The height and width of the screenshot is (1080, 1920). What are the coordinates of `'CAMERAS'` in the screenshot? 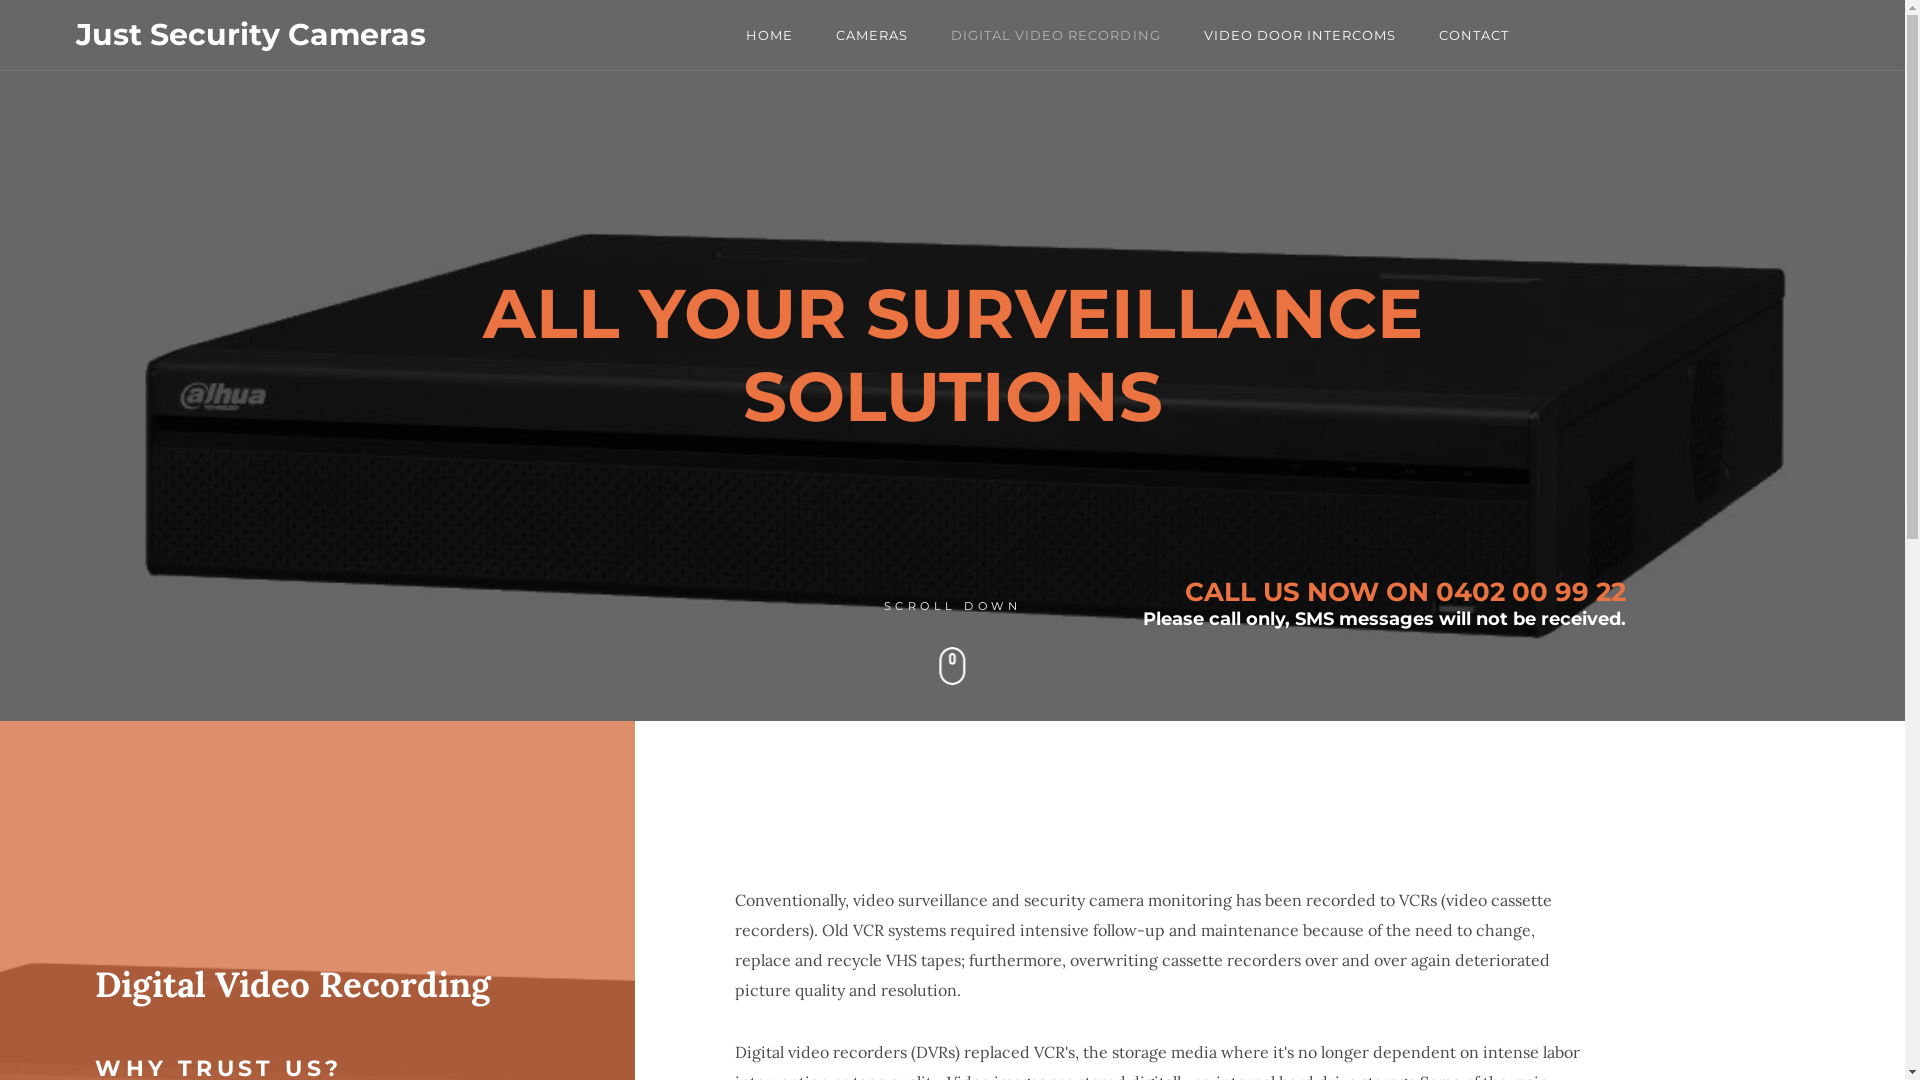 It's located at (872, 34).